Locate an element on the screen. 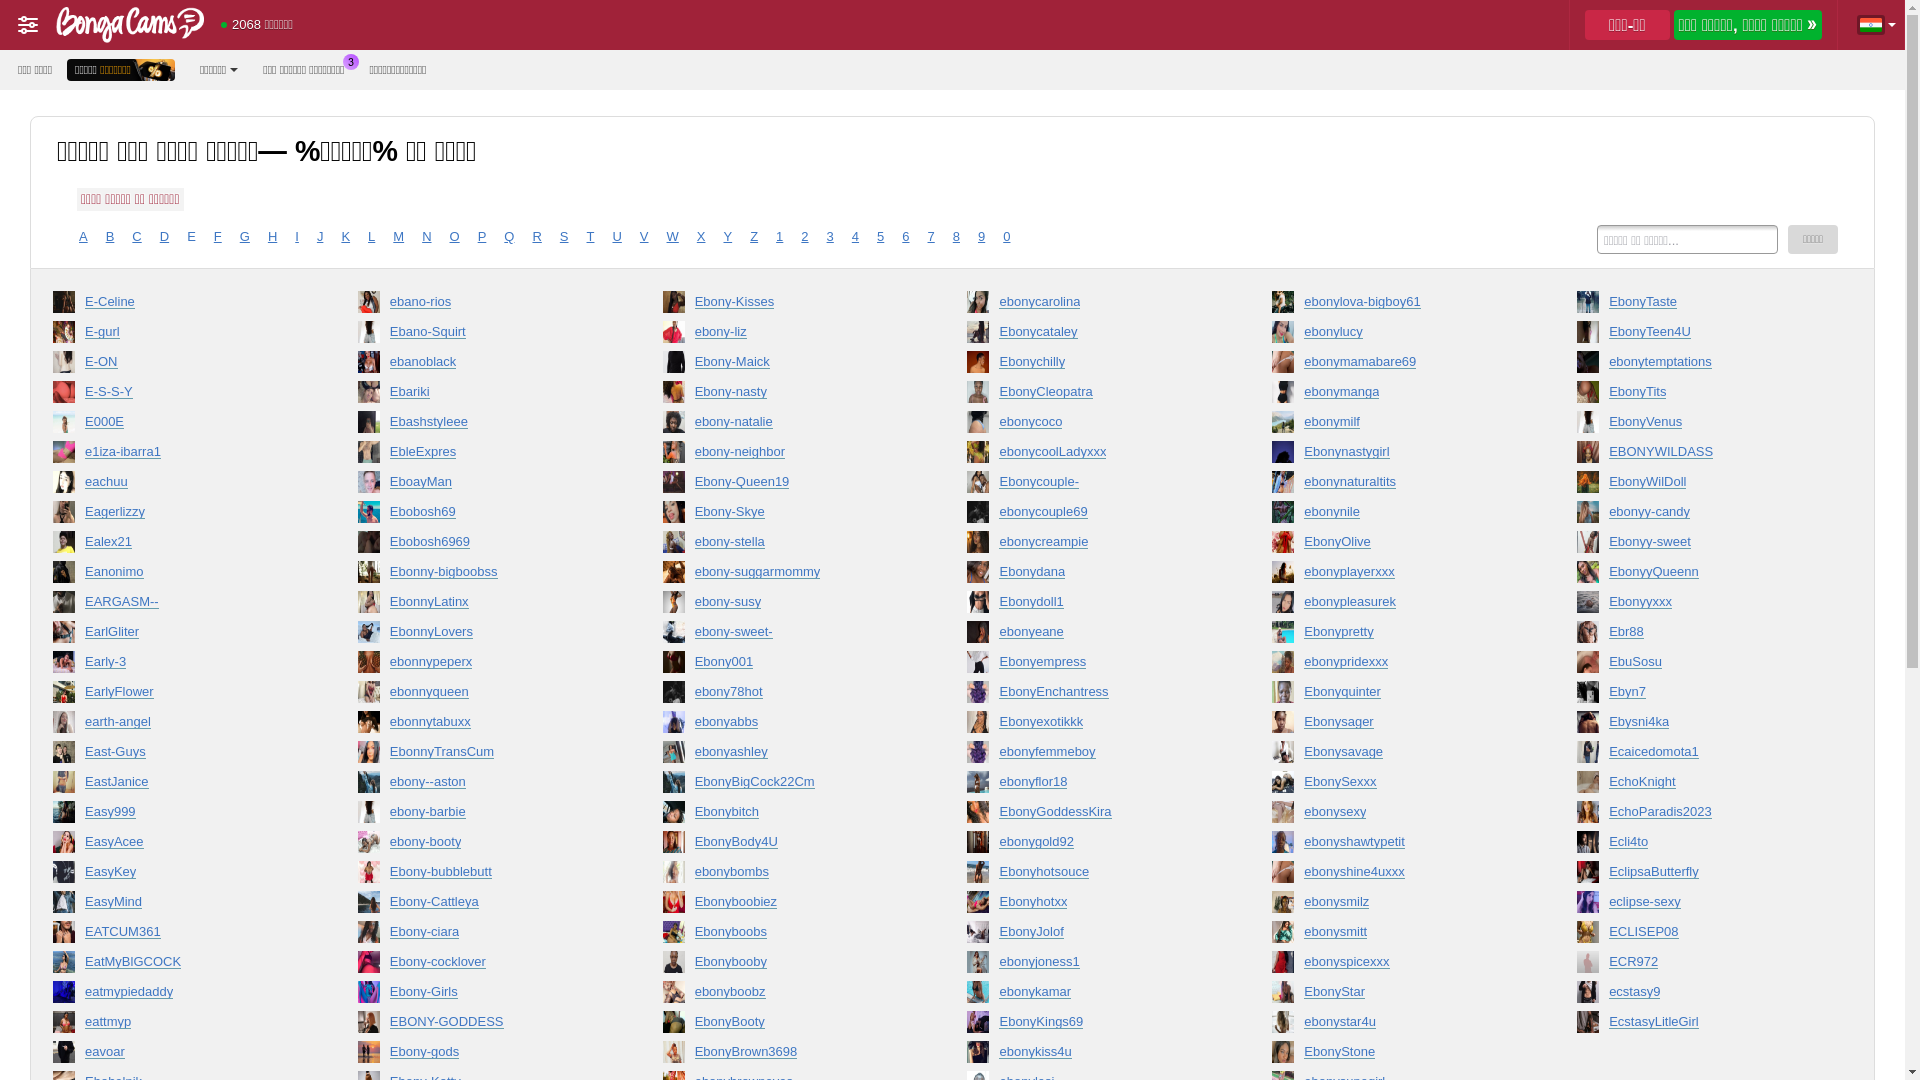  'ebonyfemmeboy' is located at coordinates (966, 756).